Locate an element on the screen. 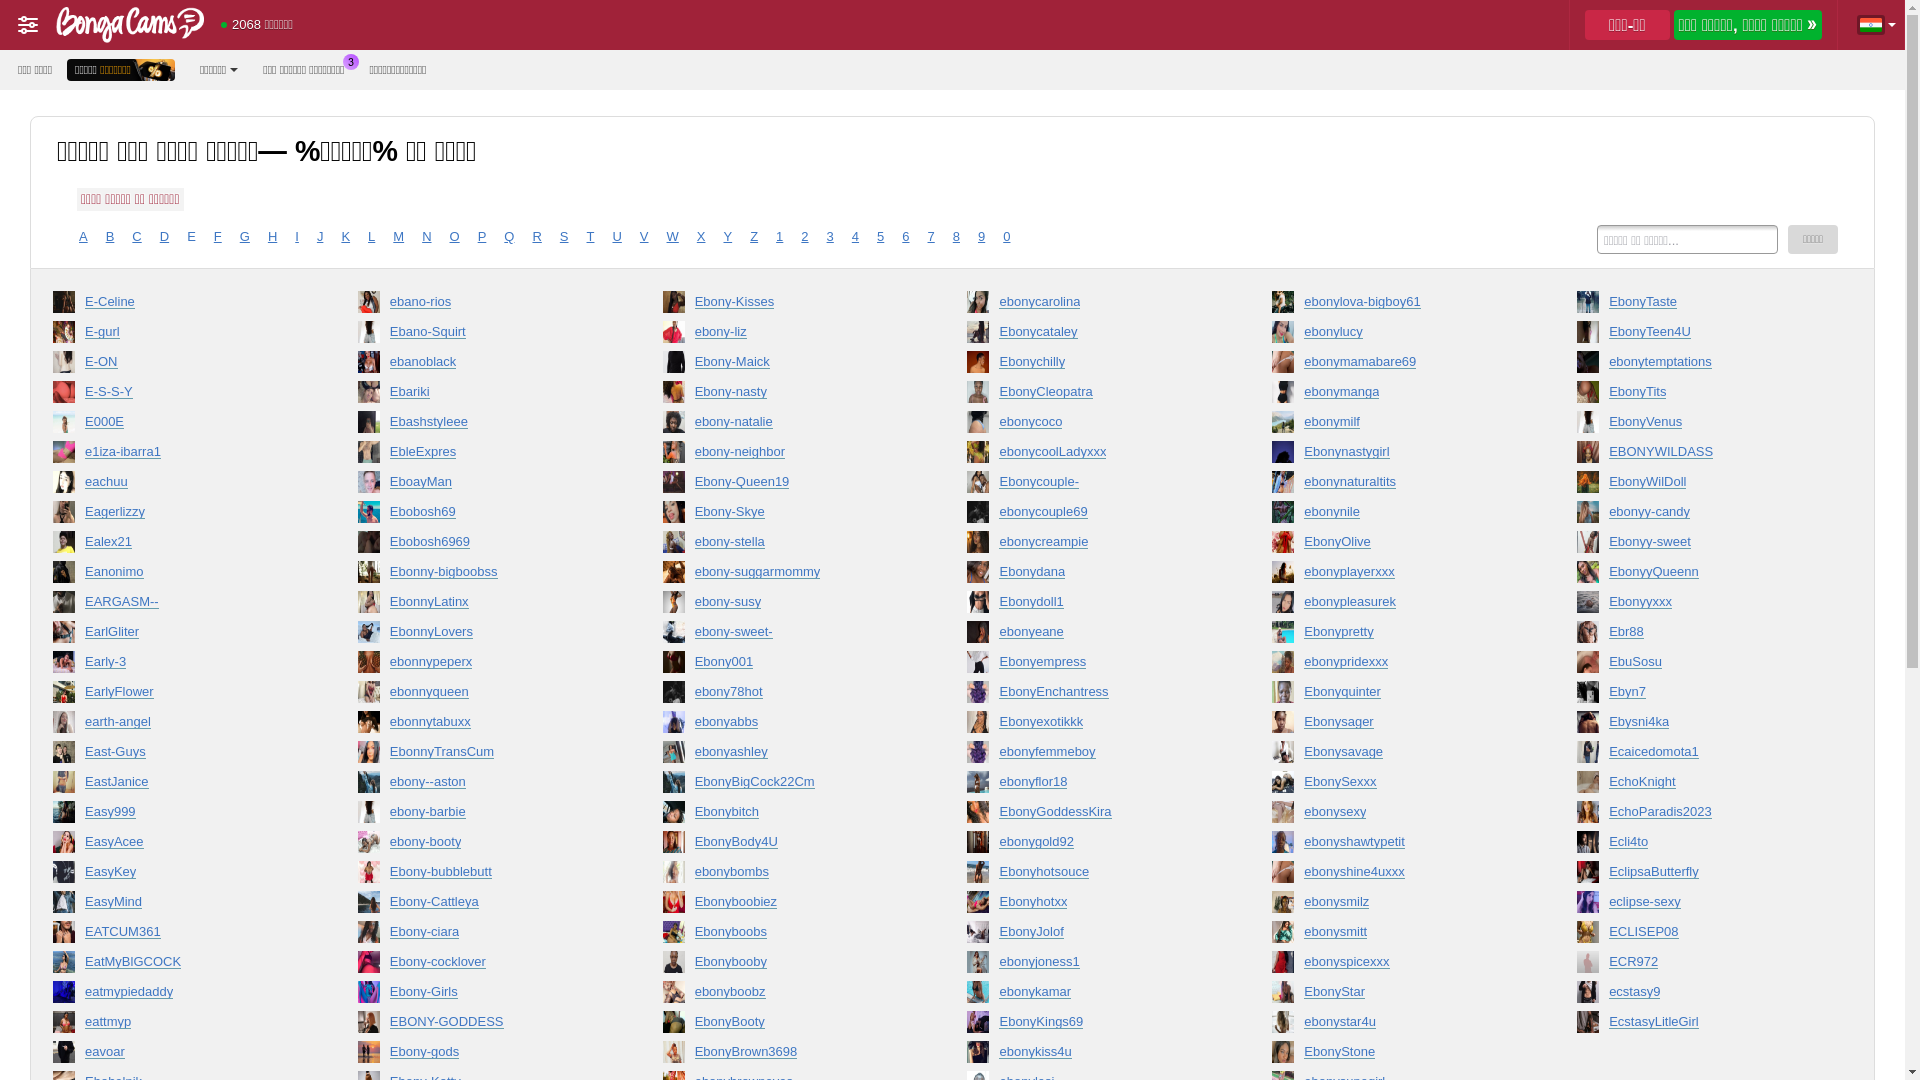  'ebonyfemmeboy' is located at coordinates (966, 756).